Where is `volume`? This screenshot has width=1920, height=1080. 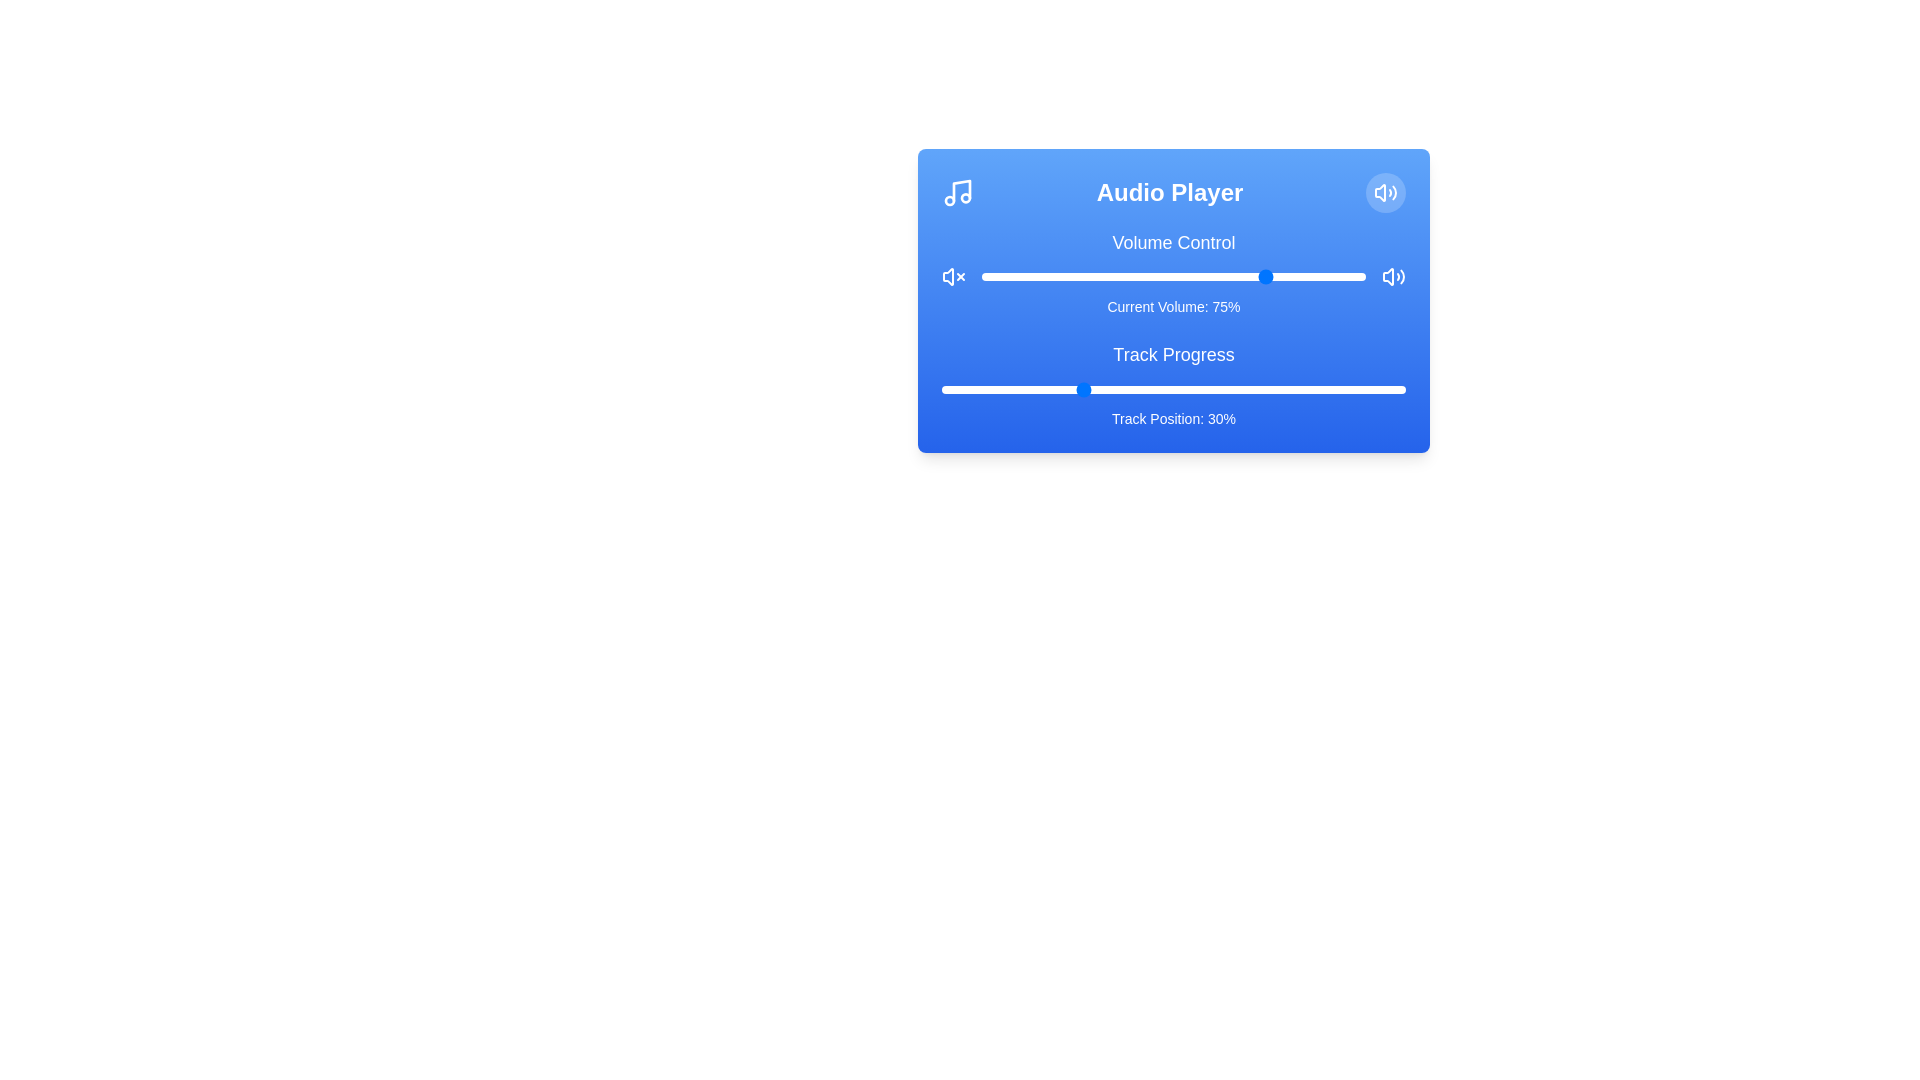
volume is located at coordinates (1039, 277).